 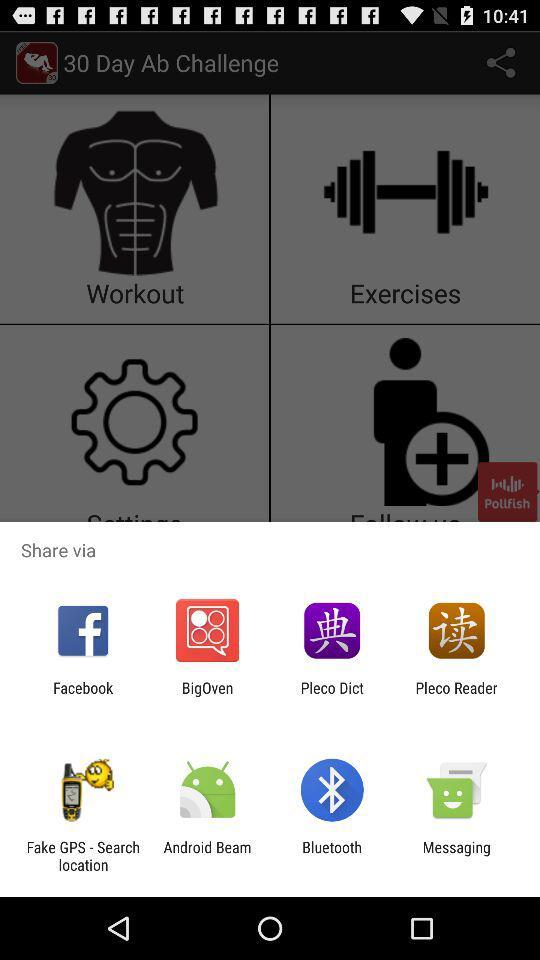 I want to click on the messaging app, so click(x=456, y=855).